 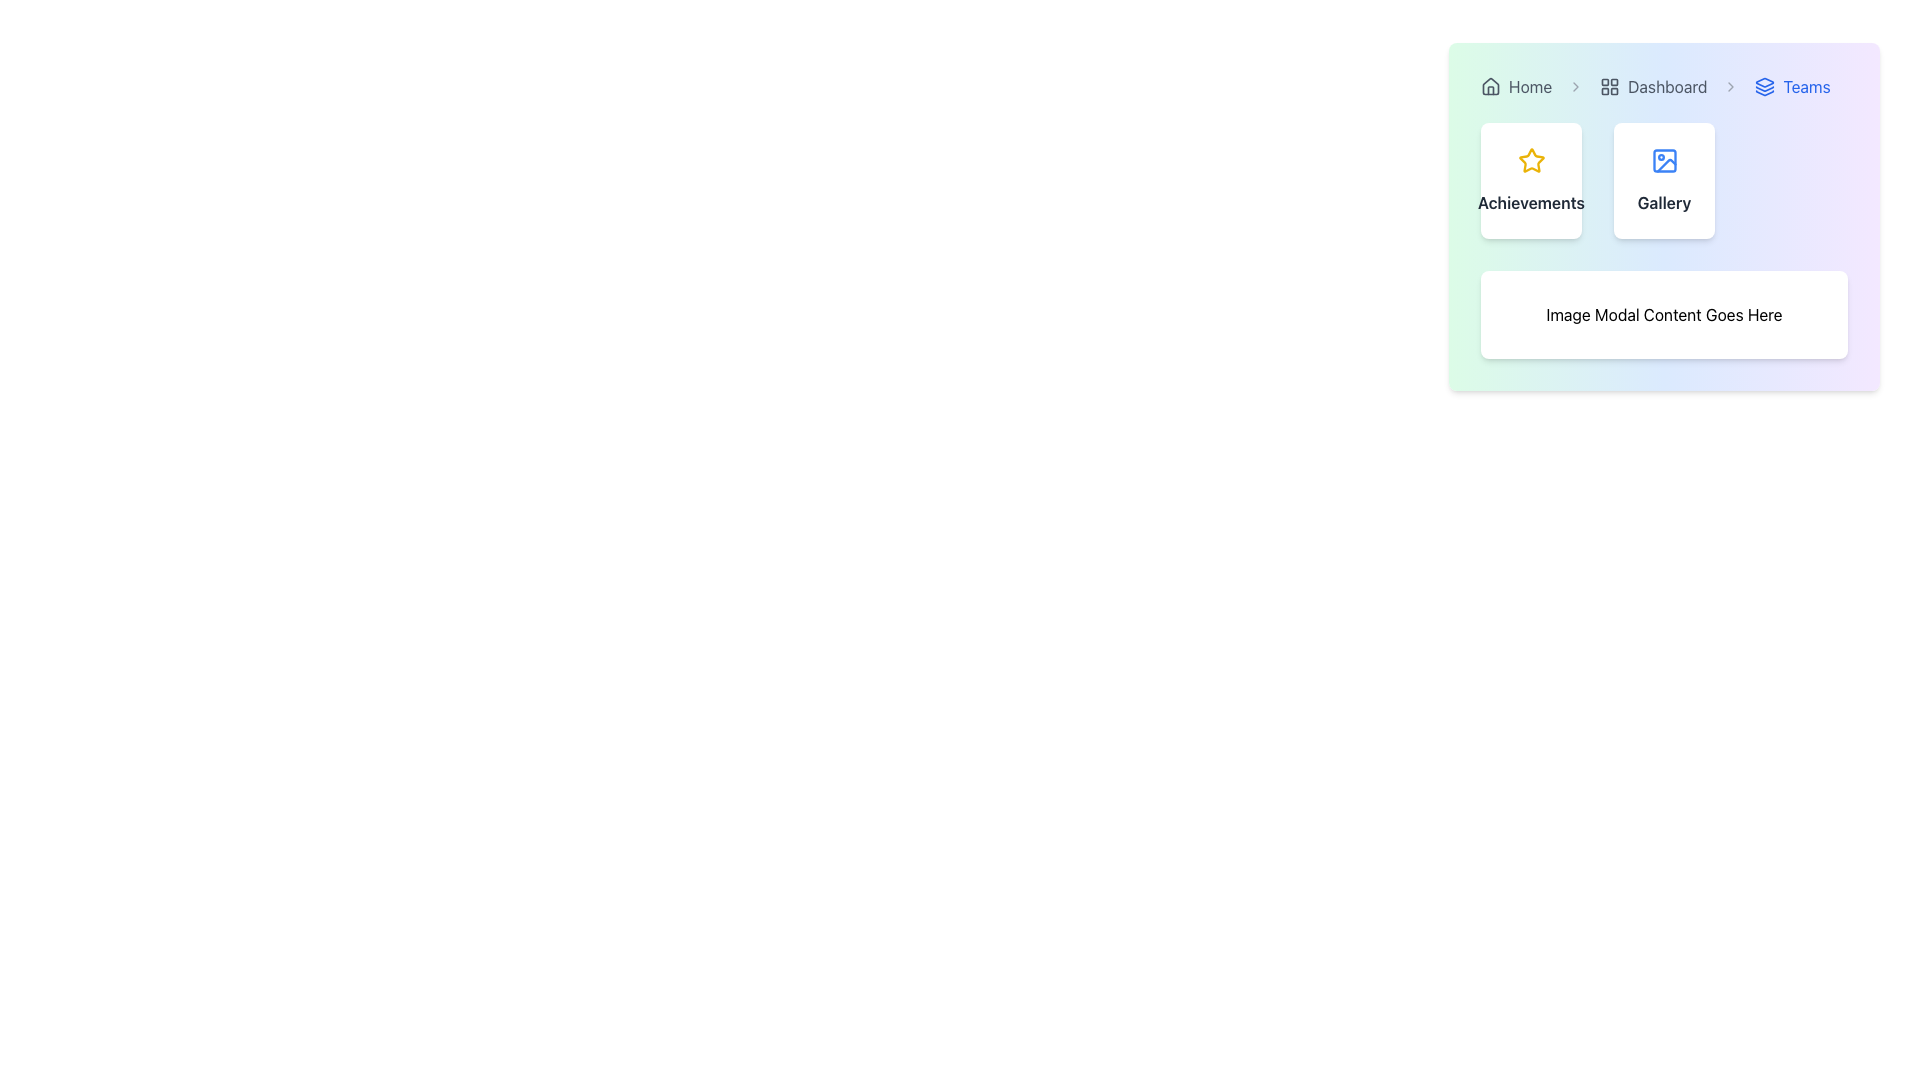 What do you see at coordinates (1664, 203) in the screenshot?
I see `the text label indicating gallery features, located in the second card beneath the image icon` at bounding box center [1664, 203].